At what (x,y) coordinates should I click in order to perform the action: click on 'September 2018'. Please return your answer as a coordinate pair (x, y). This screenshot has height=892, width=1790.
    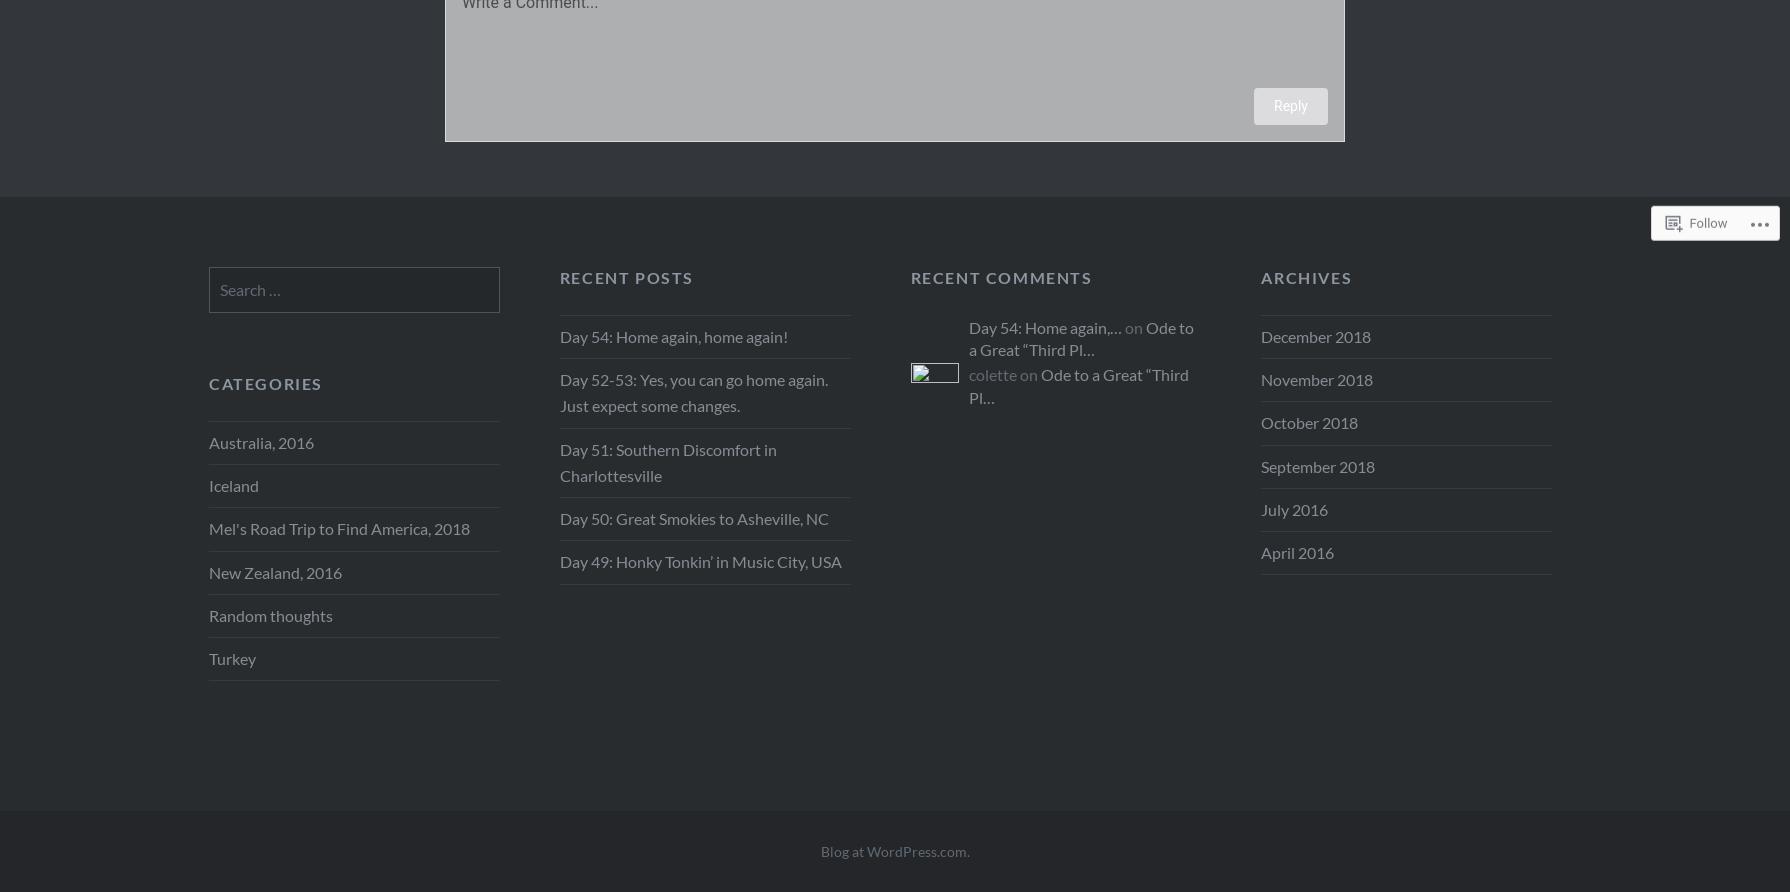
    Looking at the image, I should click on (1317, 465).